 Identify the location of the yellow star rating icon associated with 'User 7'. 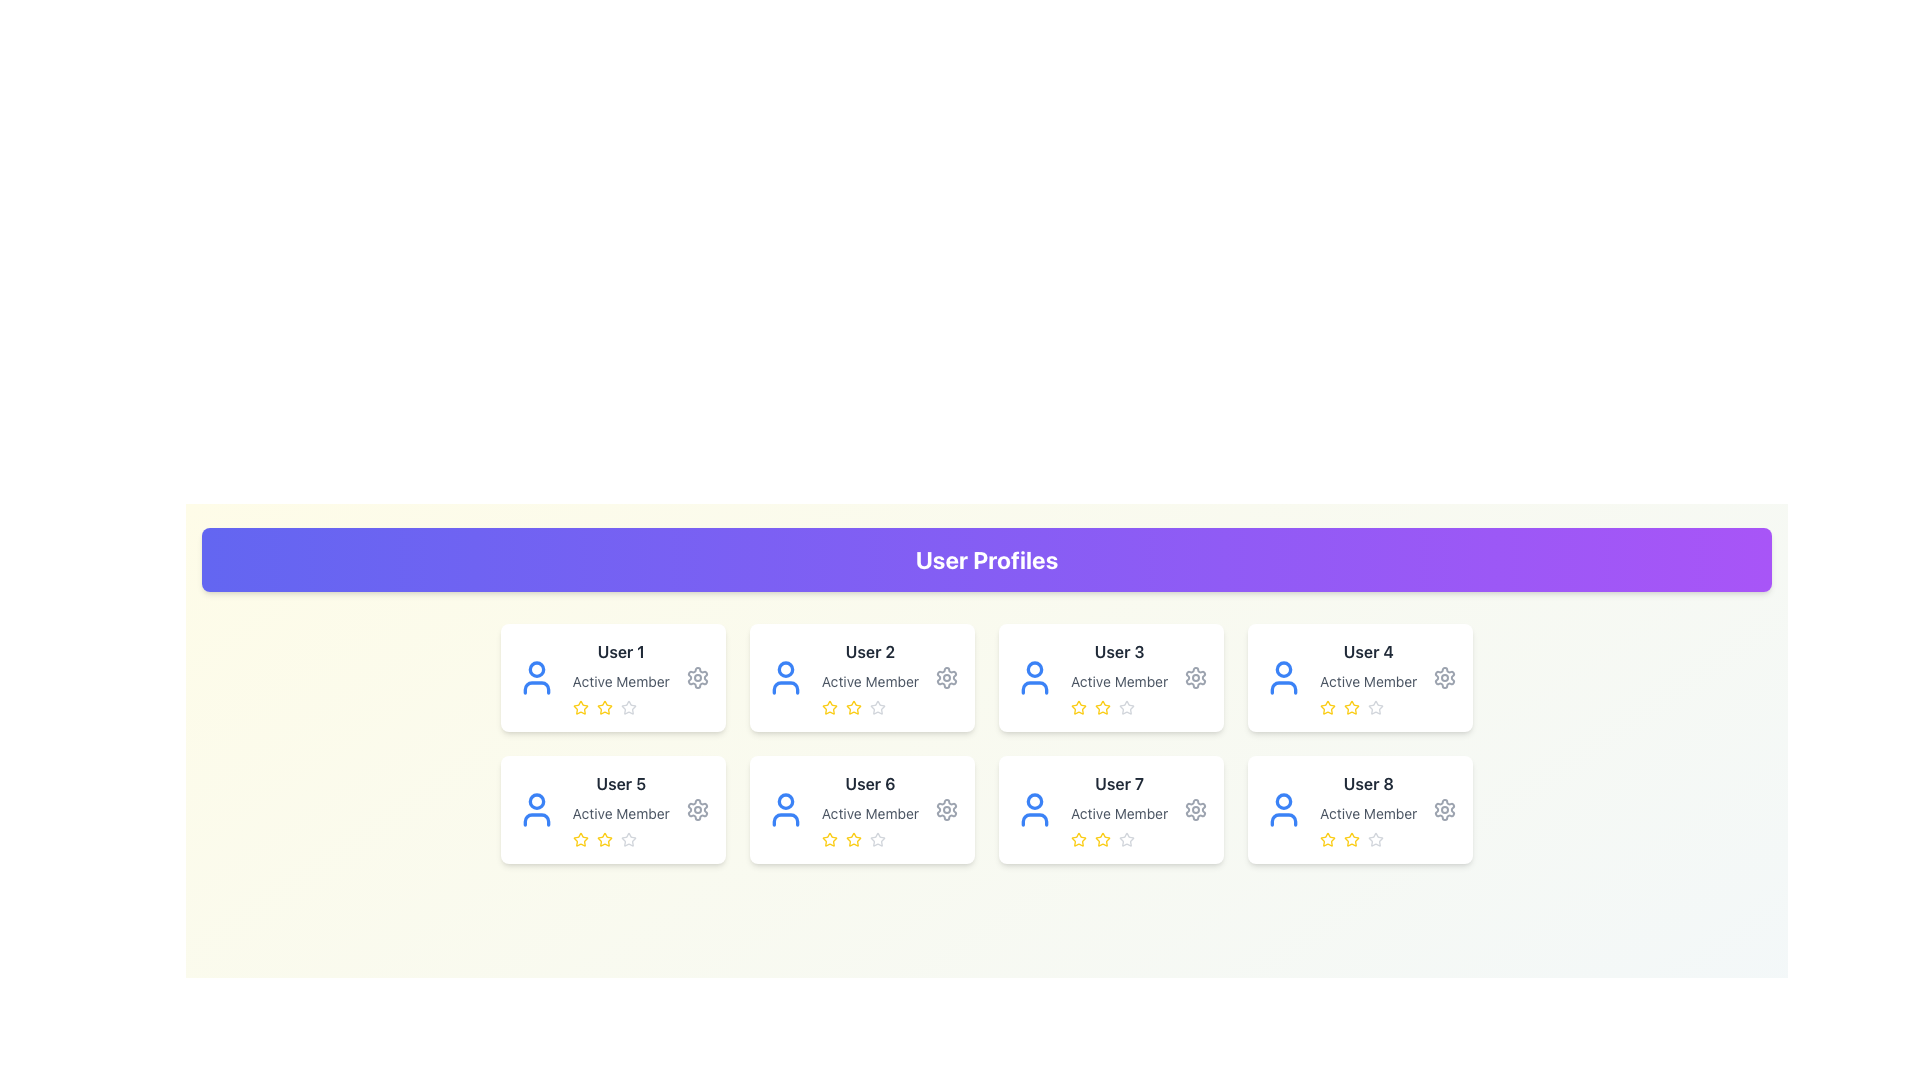
(1078, 839).